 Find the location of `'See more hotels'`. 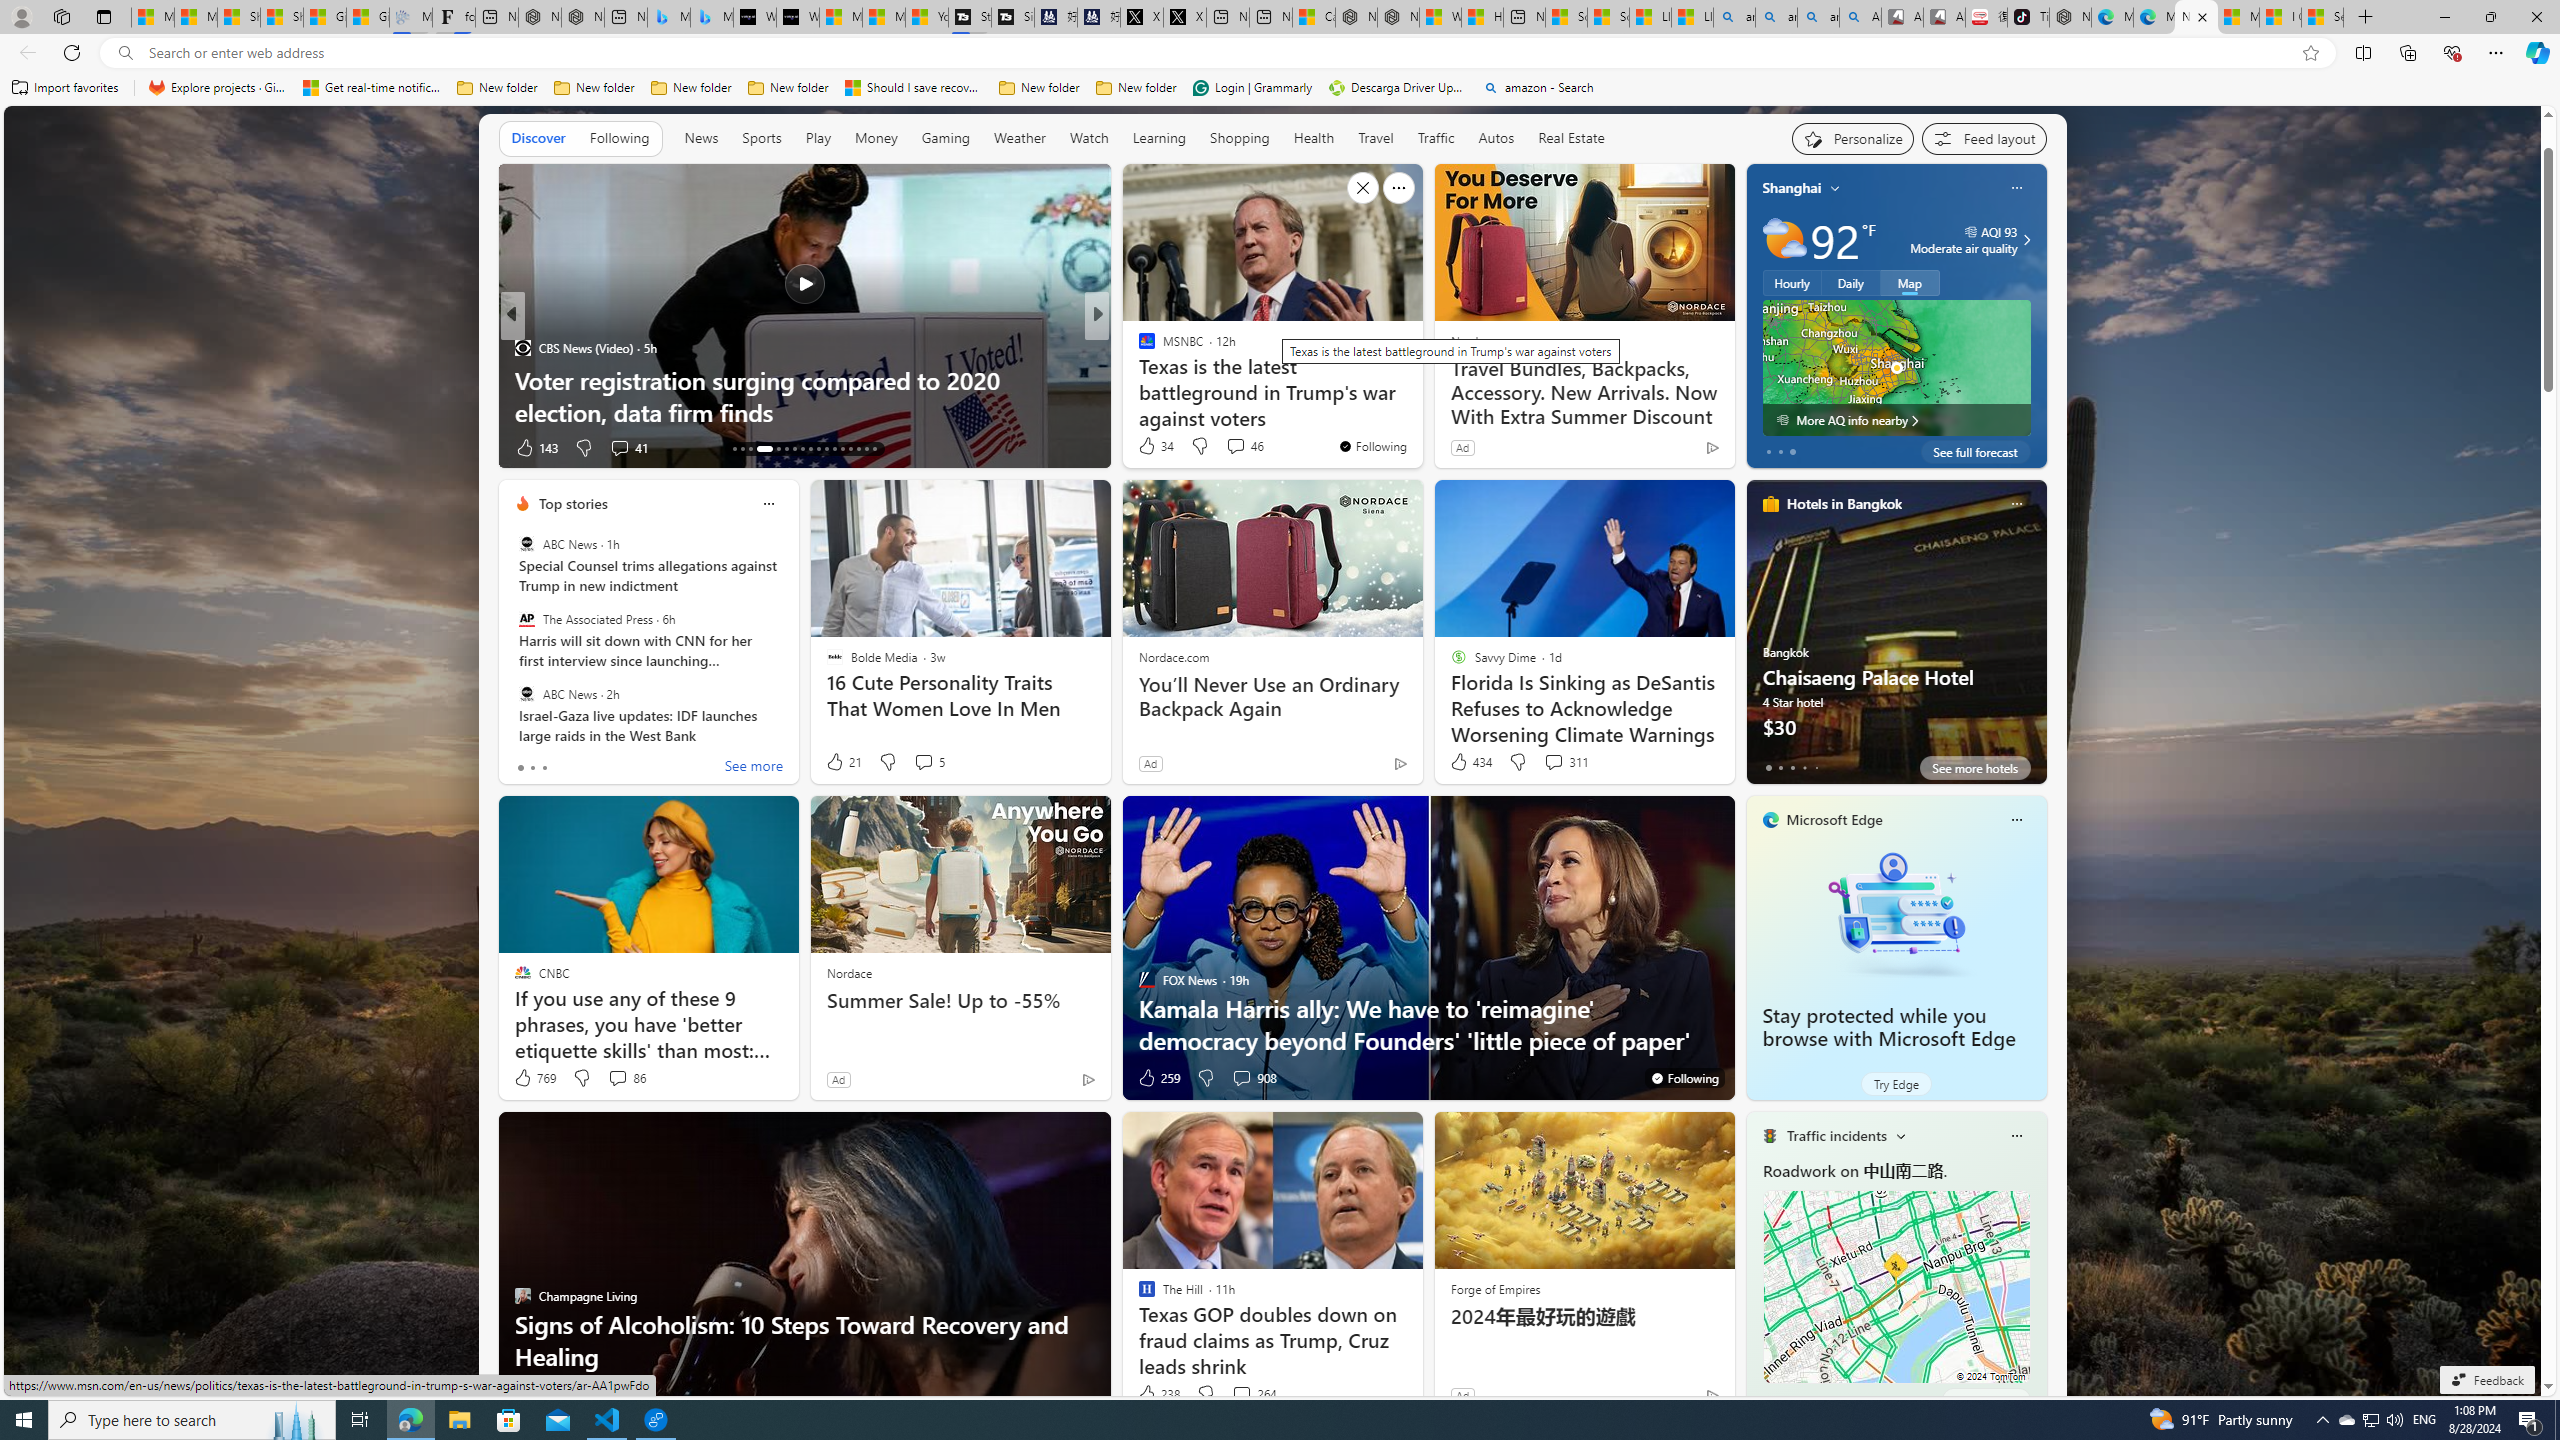

'See more hotels' is located at coordinates (1974, 767).